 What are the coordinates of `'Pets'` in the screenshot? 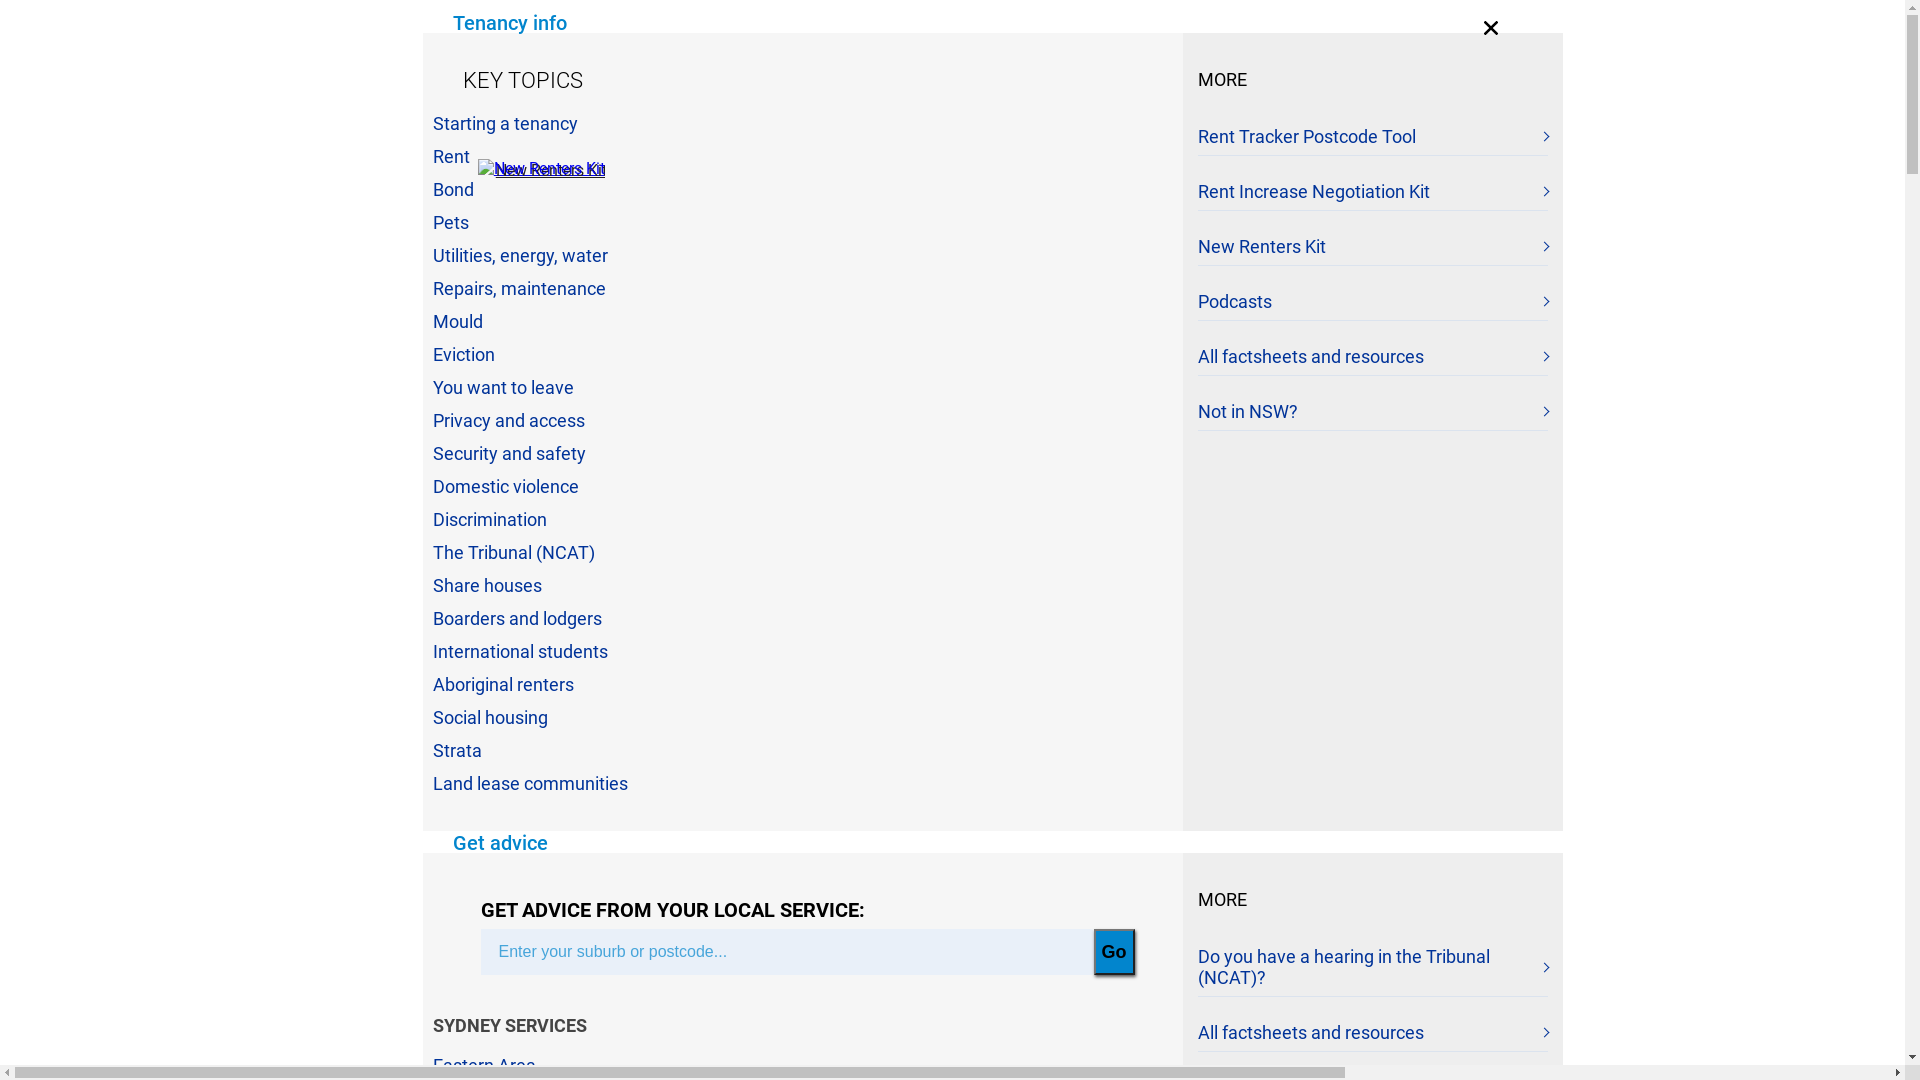 It's located at (449, 222).